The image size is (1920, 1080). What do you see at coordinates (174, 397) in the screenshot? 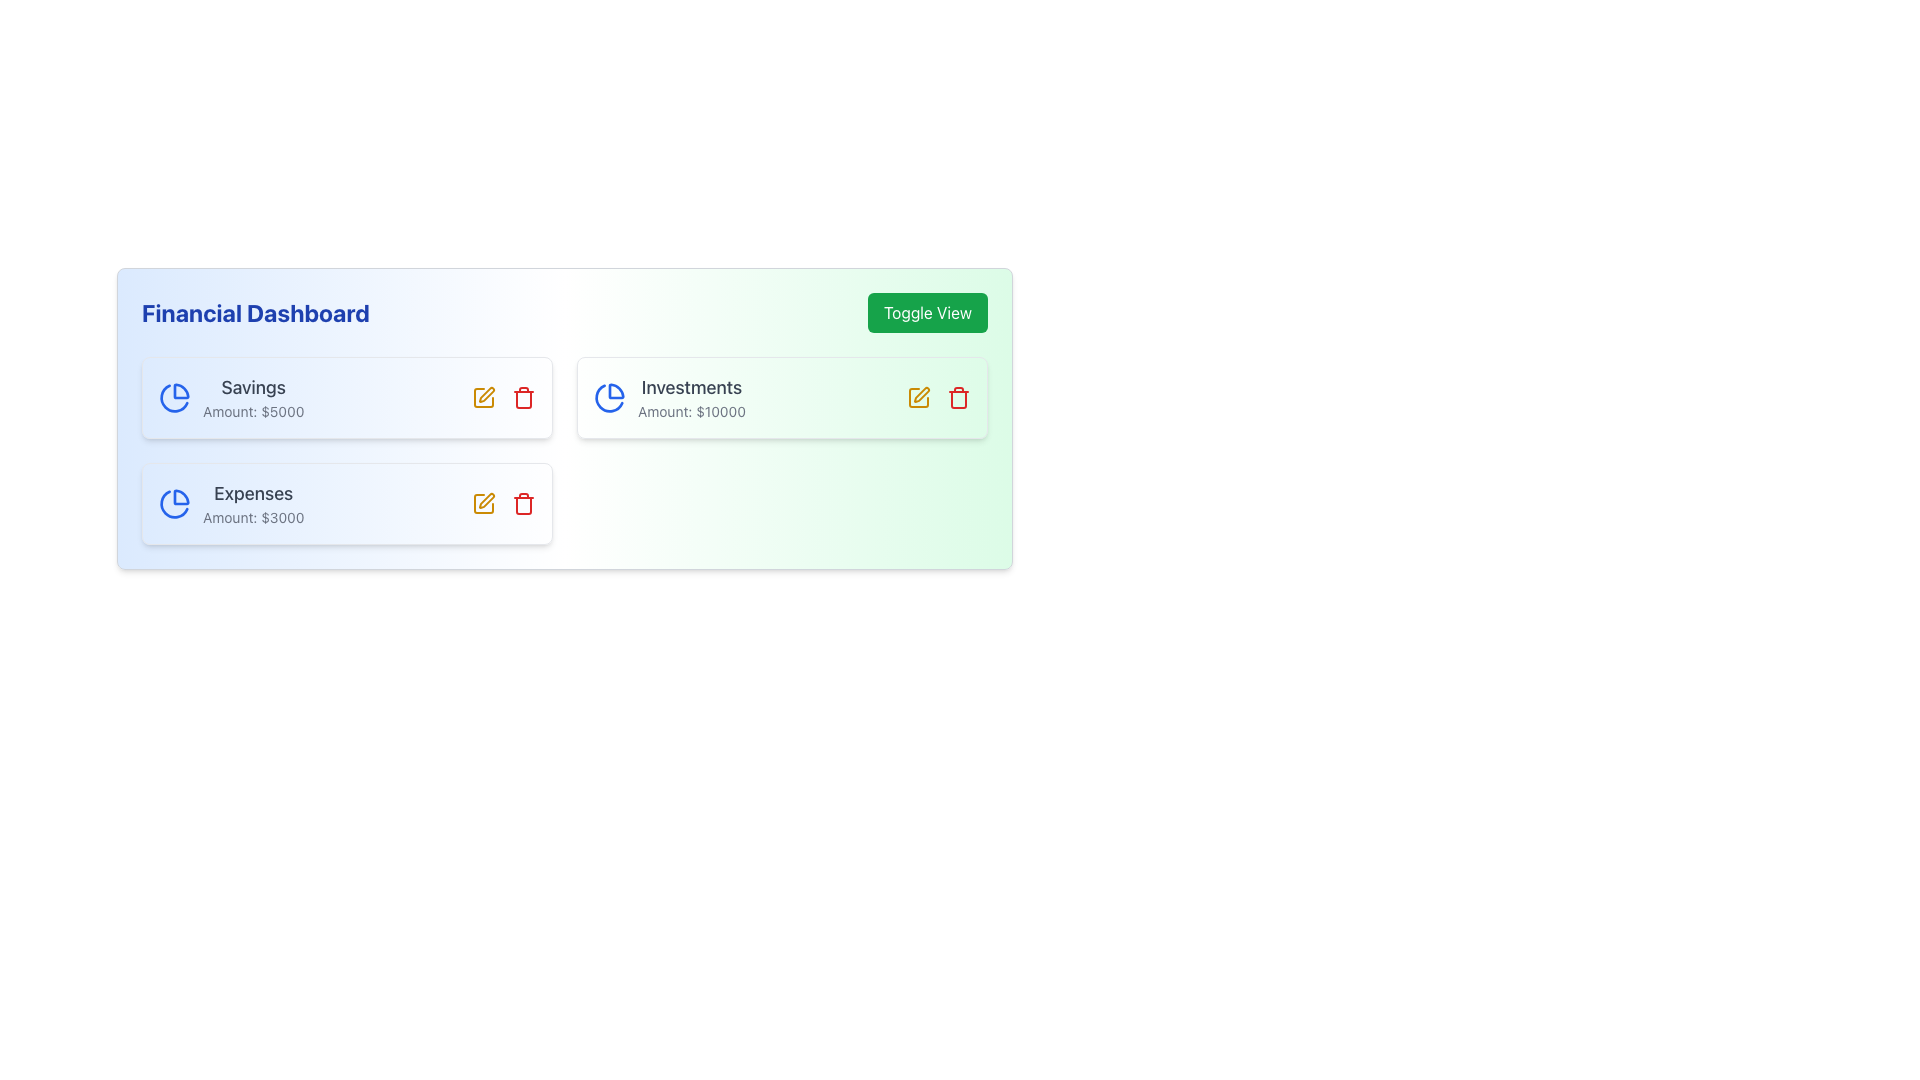
I see `the 'Savings' icon located to the left of the text block that contains 'Savings' and 'Amount: $5000'` at bounding box center [174, 397].